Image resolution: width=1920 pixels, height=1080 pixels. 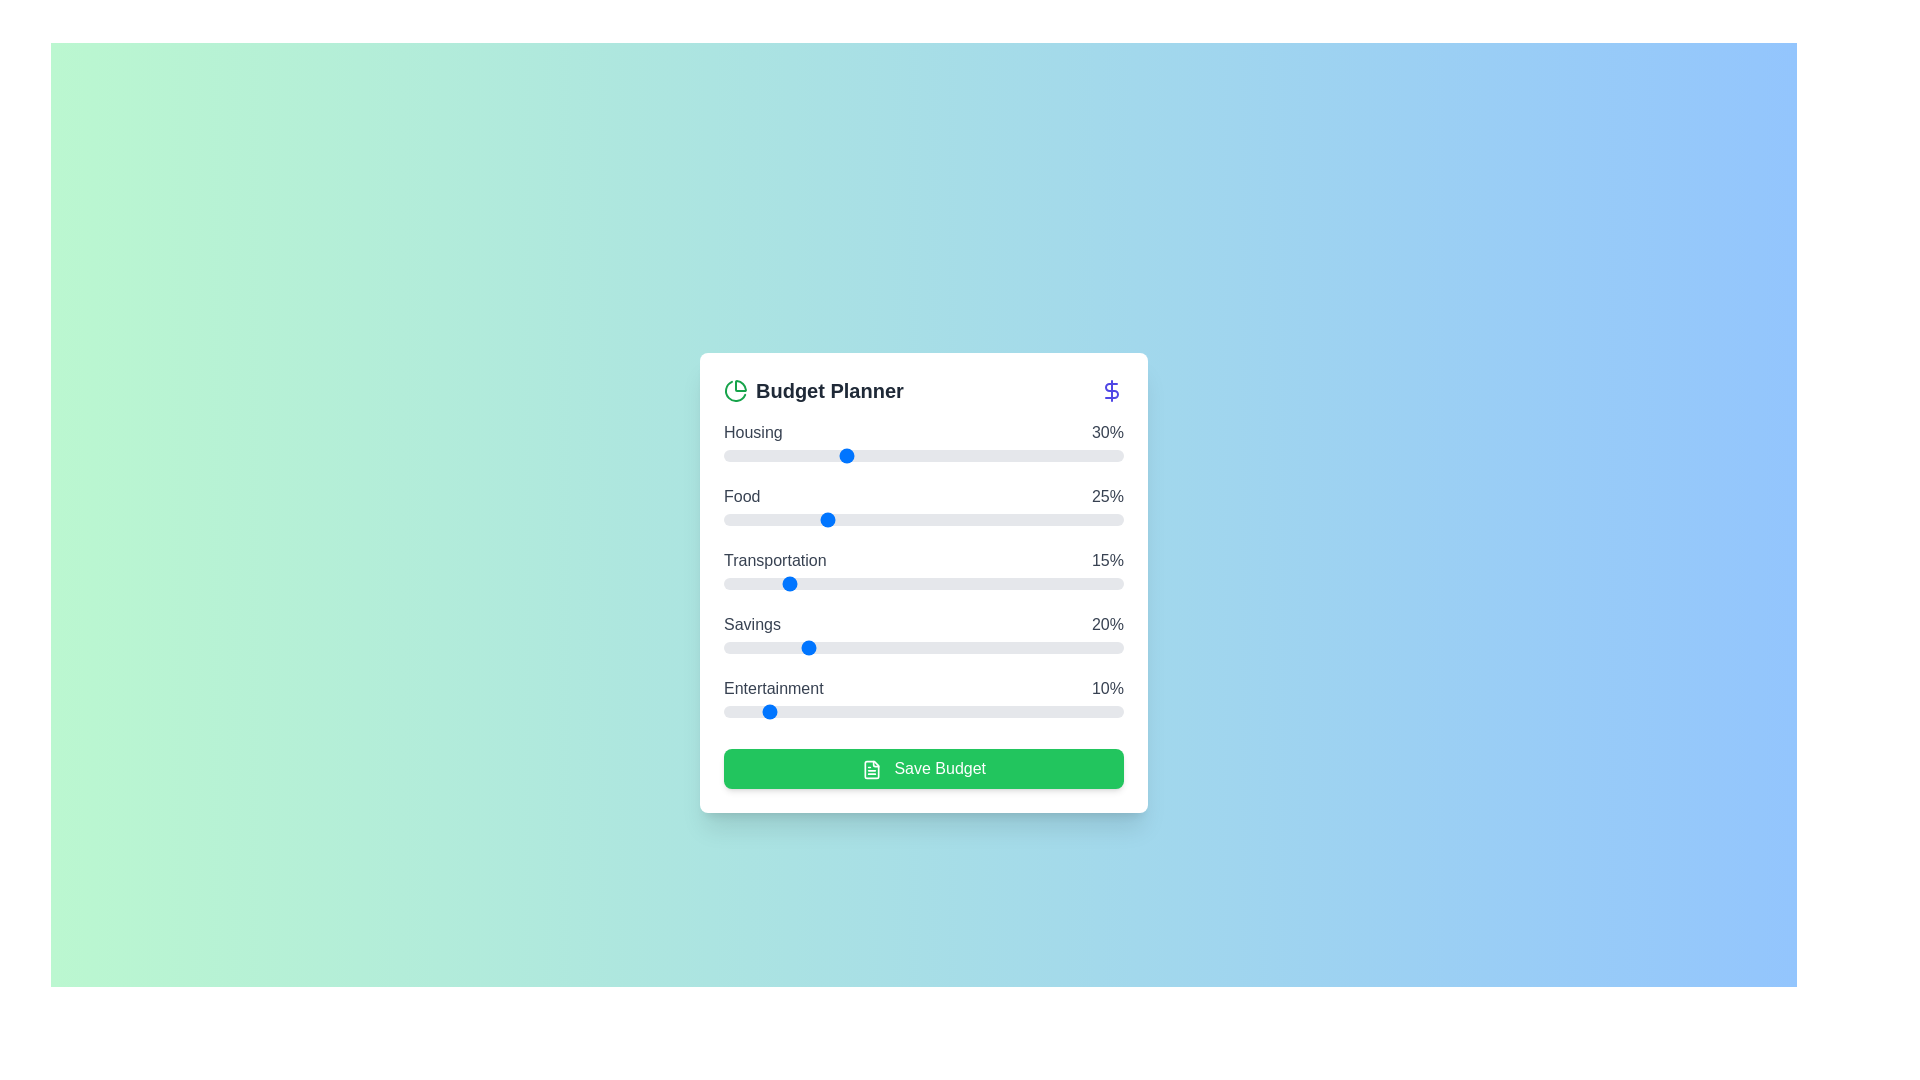 What do you see at coordinates (840, 711) in the screenshot?
I see `the slider for 'Entertainment' to set its percentage to 29` at bounding box center [840, 711].